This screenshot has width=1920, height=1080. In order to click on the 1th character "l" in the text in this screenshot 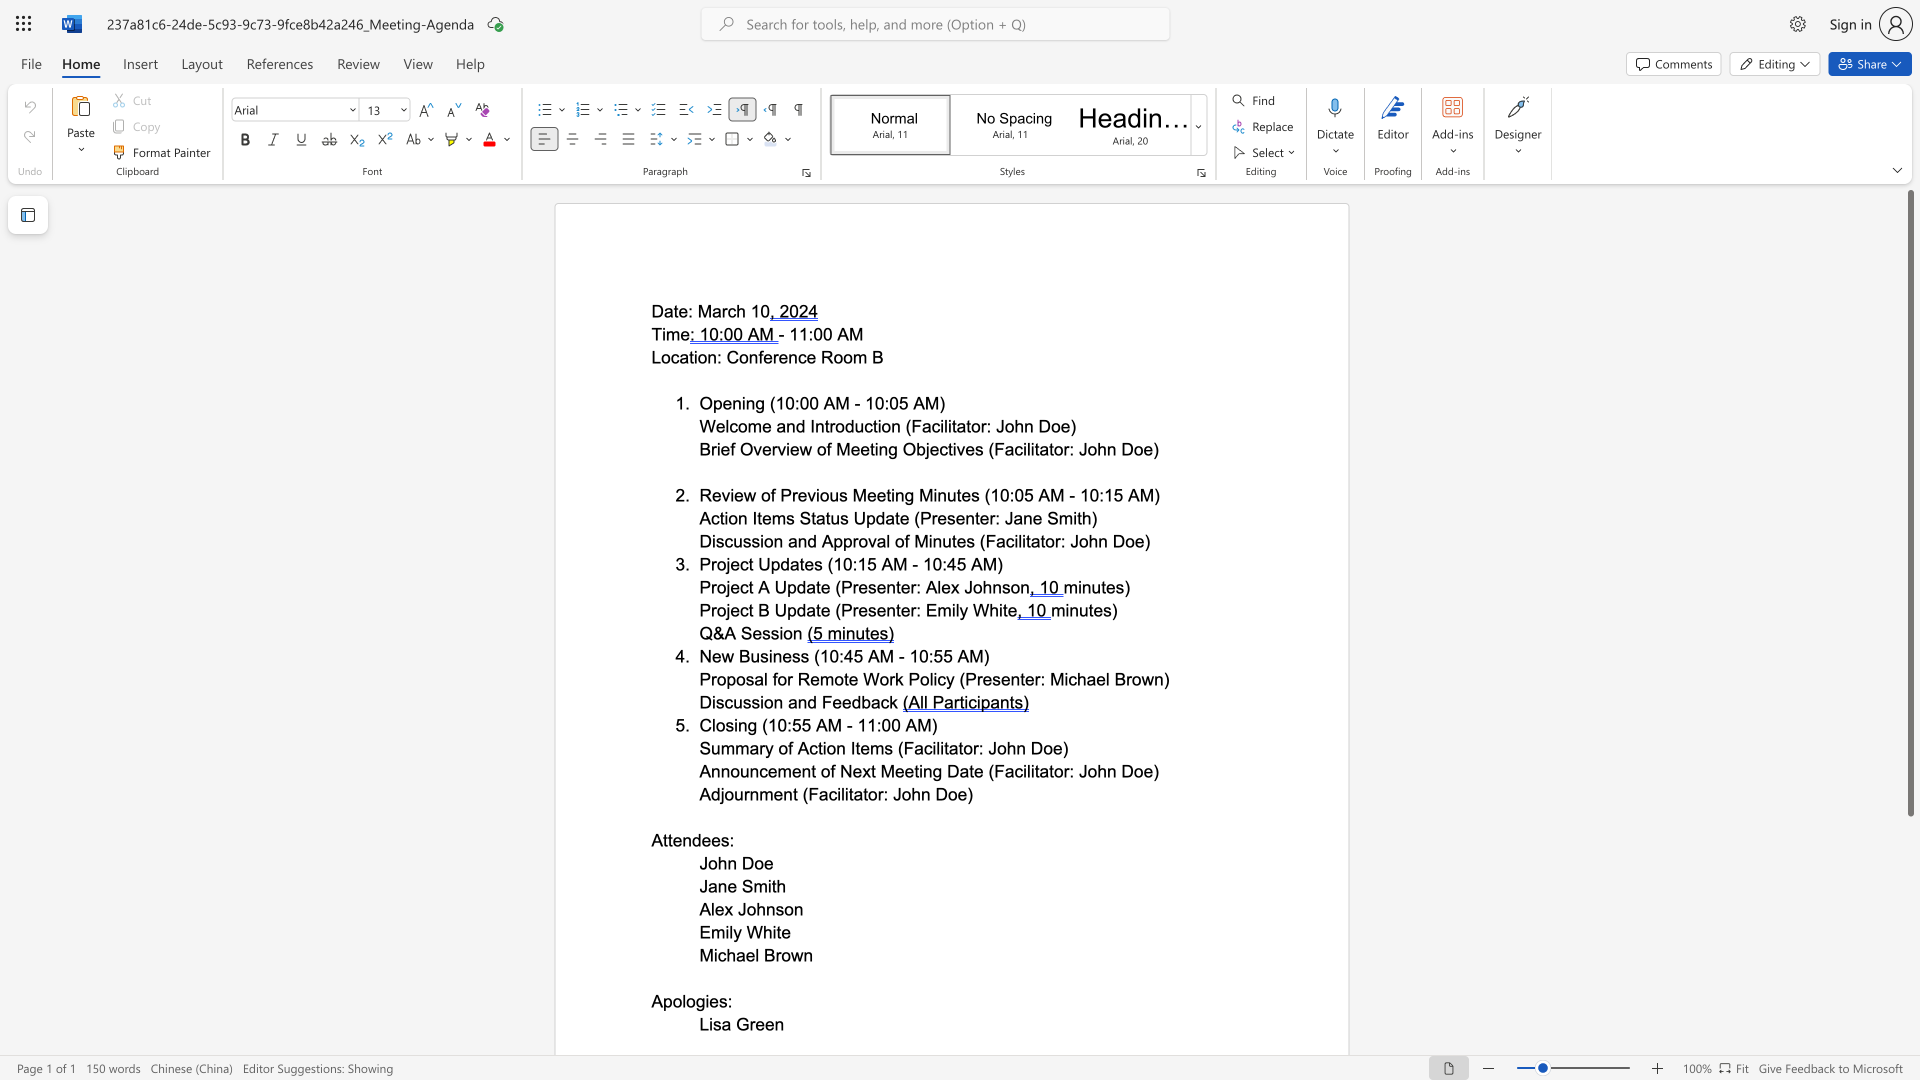, I will do `click(713, 725)`.